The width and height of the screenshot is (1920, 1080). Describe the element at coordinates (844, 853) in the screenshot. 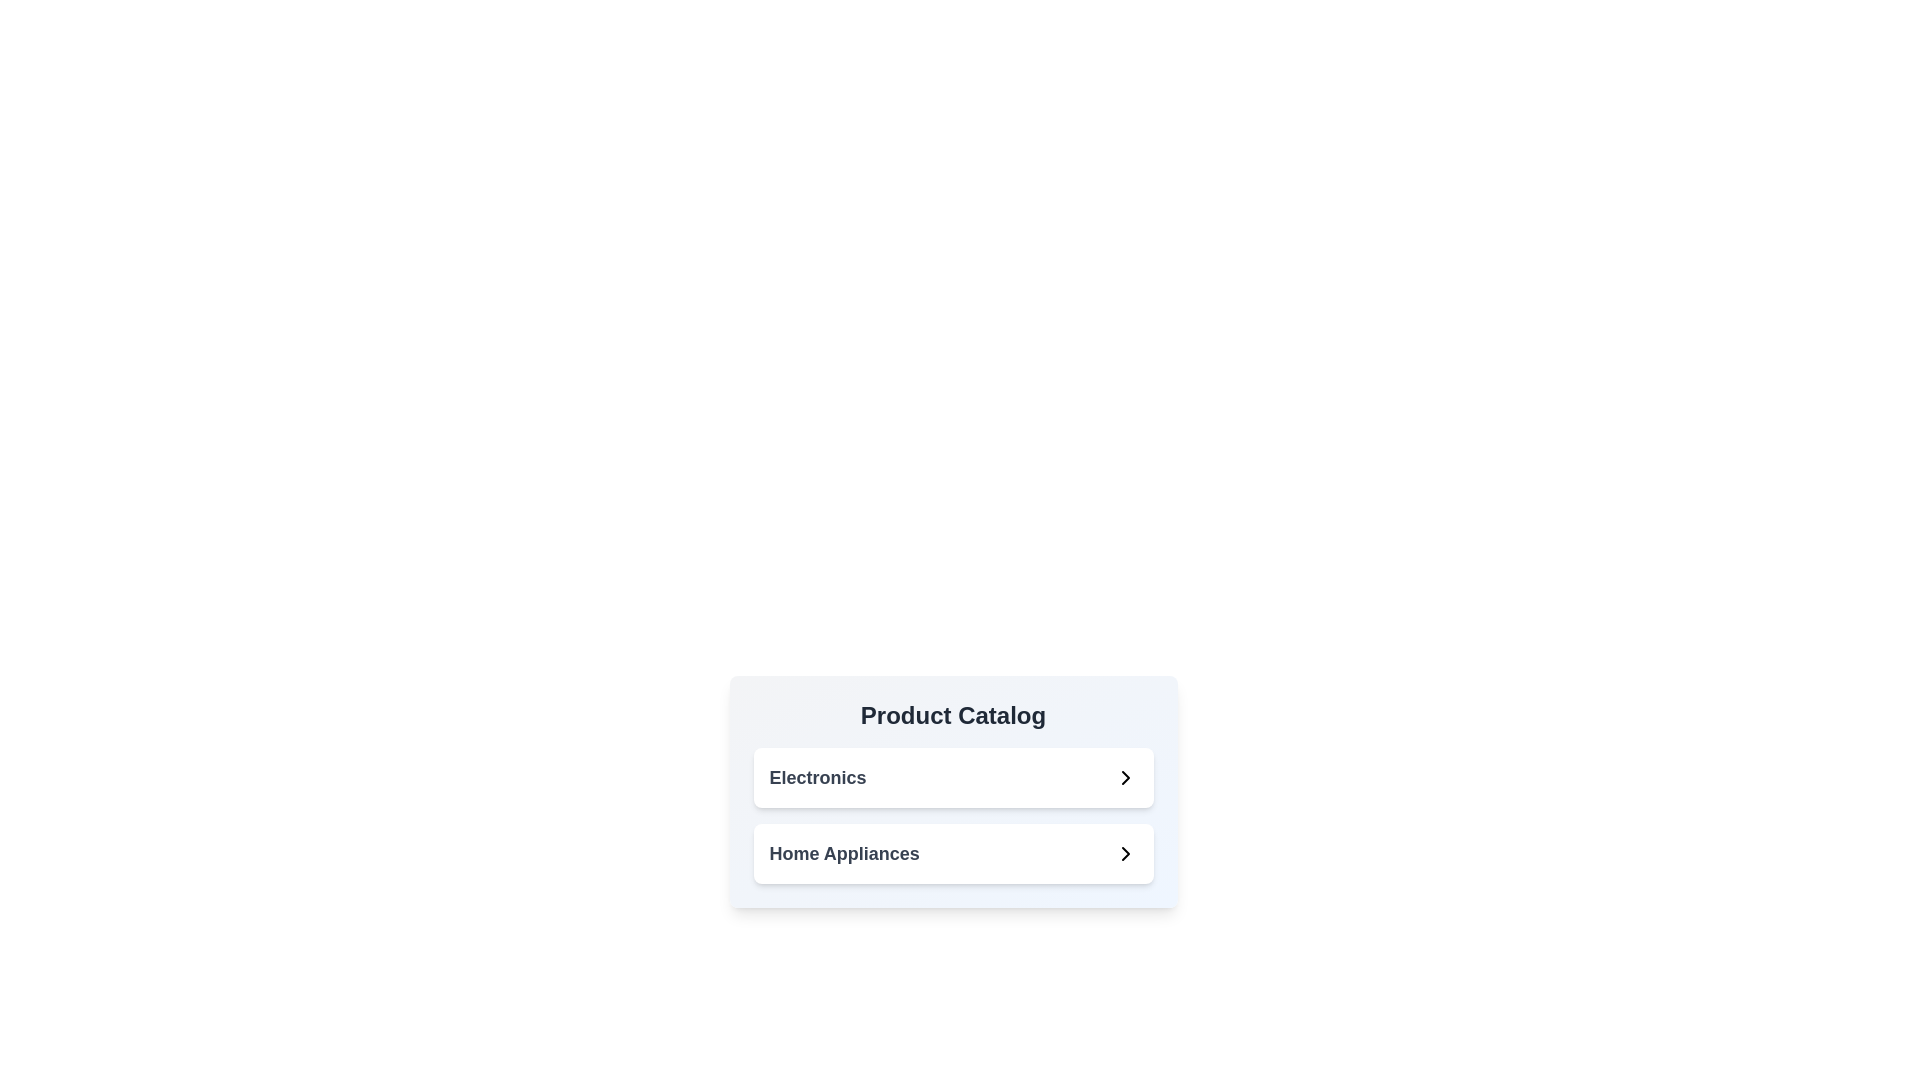

I see `the text label reading 'Home Appliances' which is styled in a large, bold, gray font within a card-like UI structure` at that location.